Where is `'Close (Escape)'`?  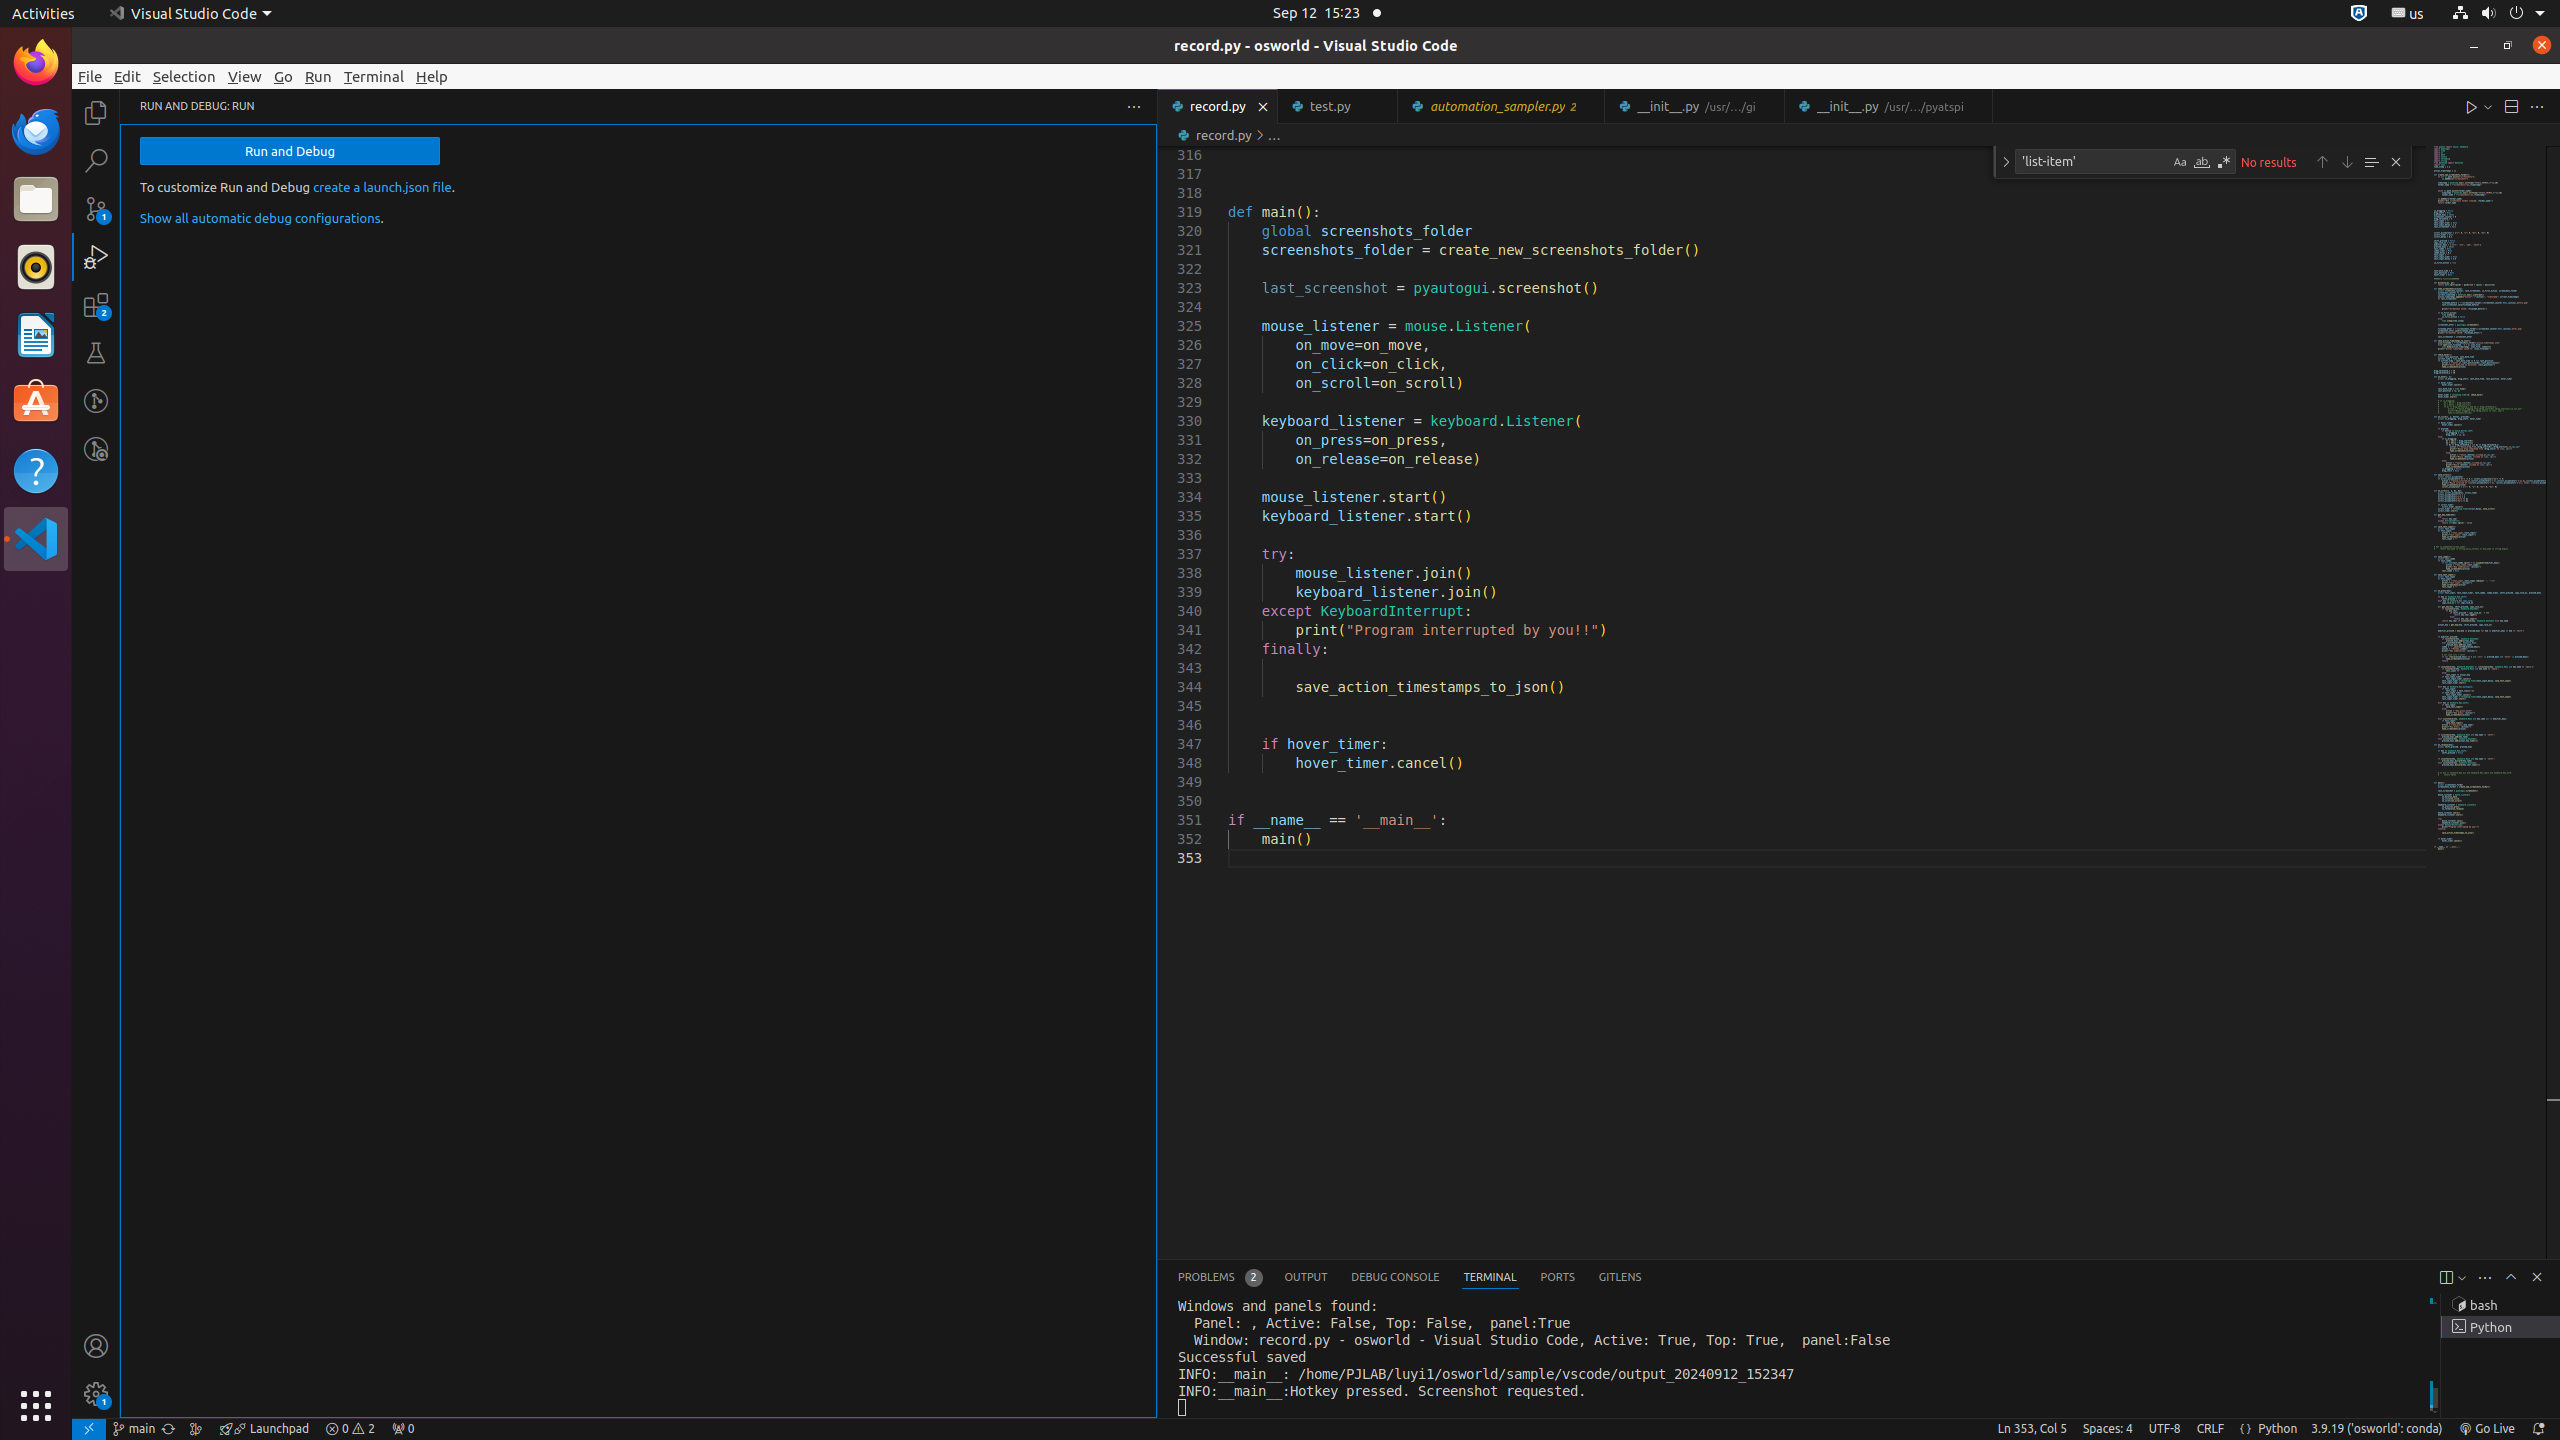 'Close (Escape)' is located at coordinates (2394, 161).